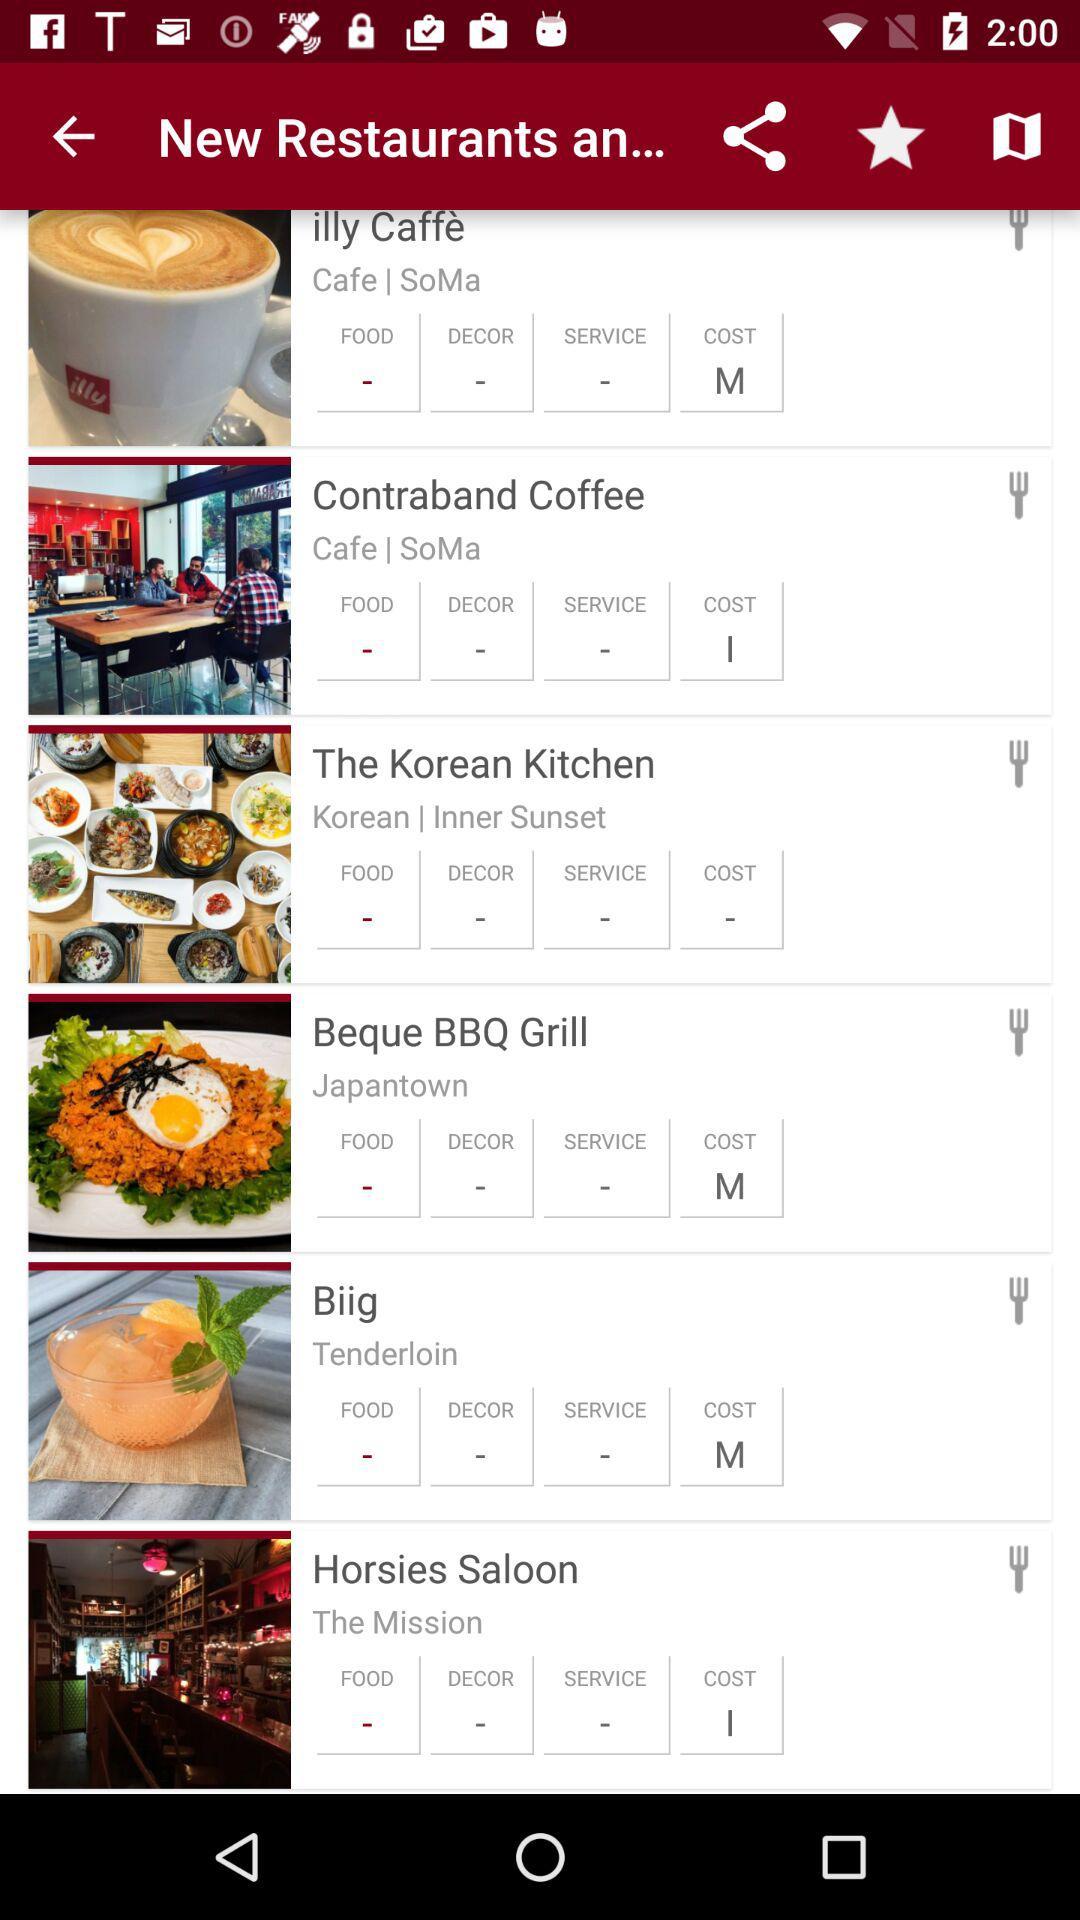 The image size is (1080, 1920). What do you see at coordinates (480, 1721) in the screenshot?
I see `the icon next to the food icon` at bounding box center [480, 1721].